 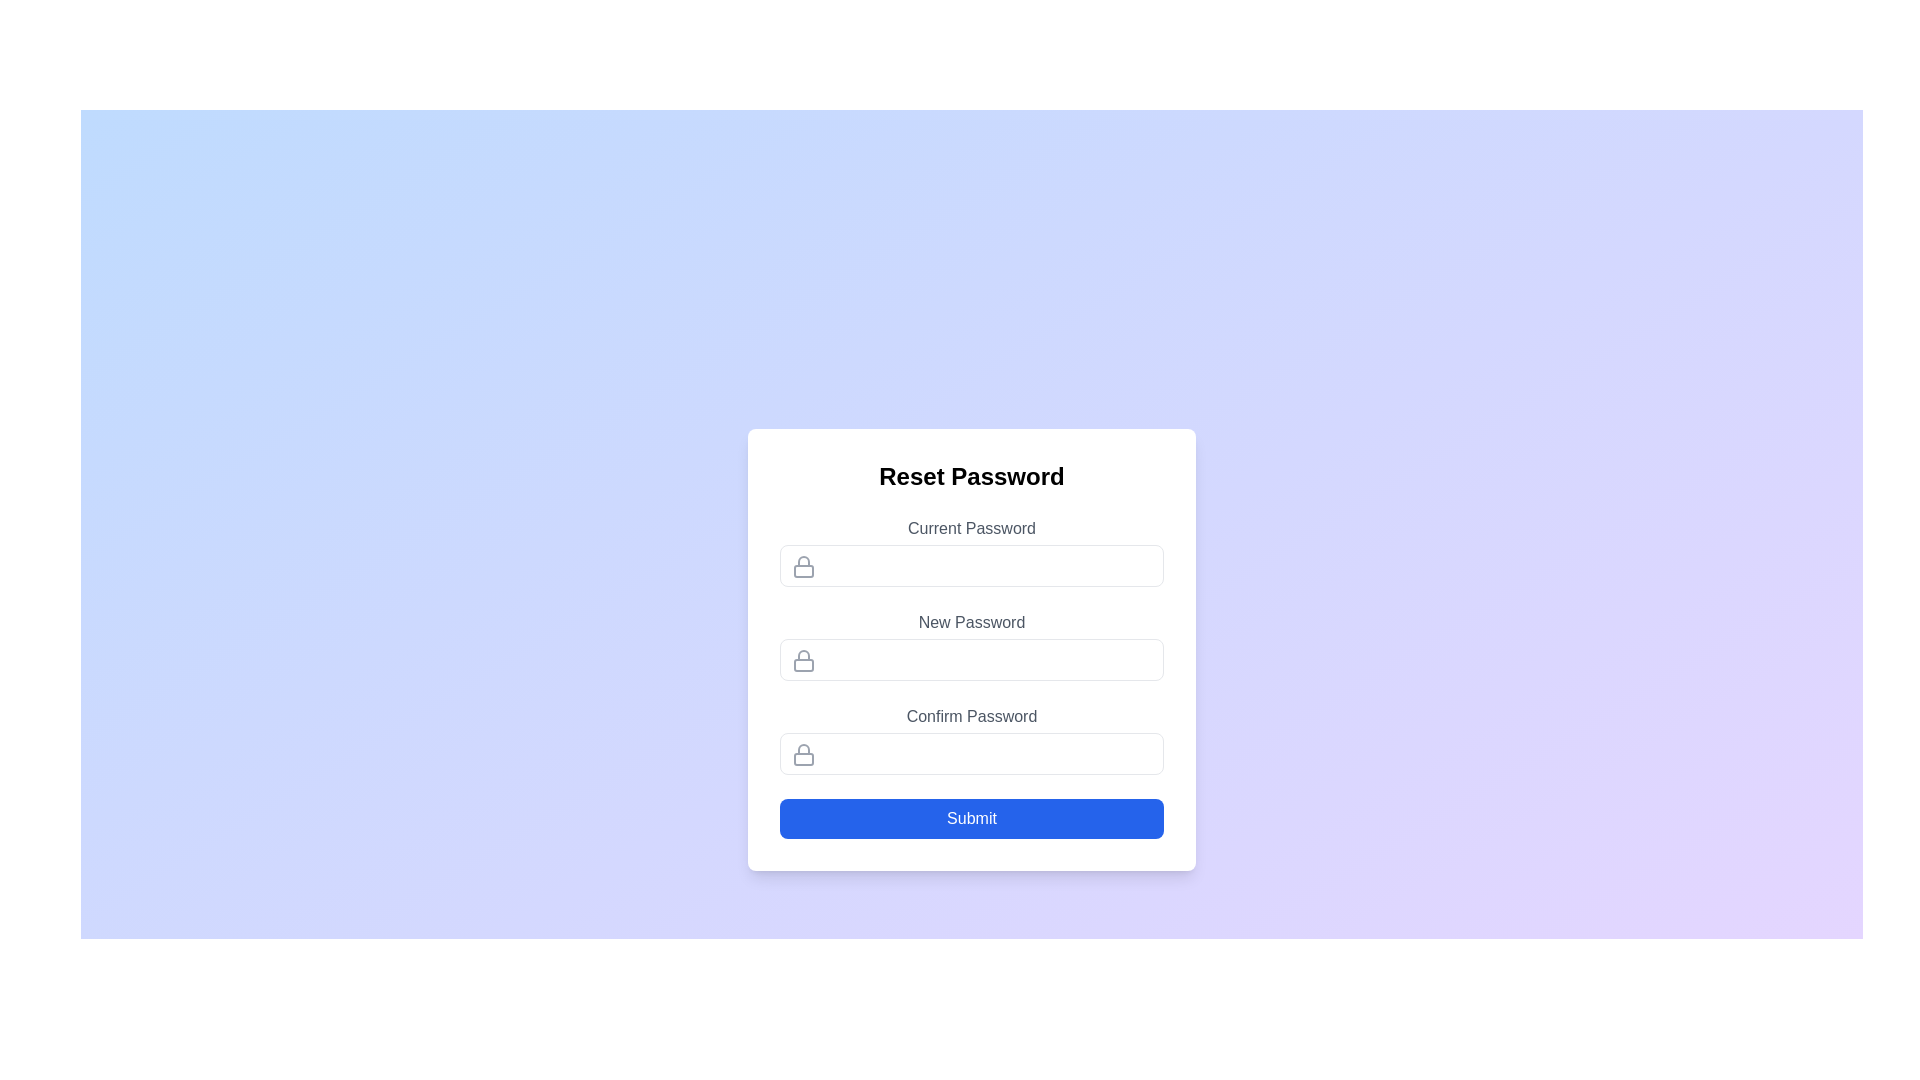 I want to click on the static text label indicating the user should enter their new password, which is positioned centrally in the card above the 'Confirm Password' input field, so click(x=971, y=622).